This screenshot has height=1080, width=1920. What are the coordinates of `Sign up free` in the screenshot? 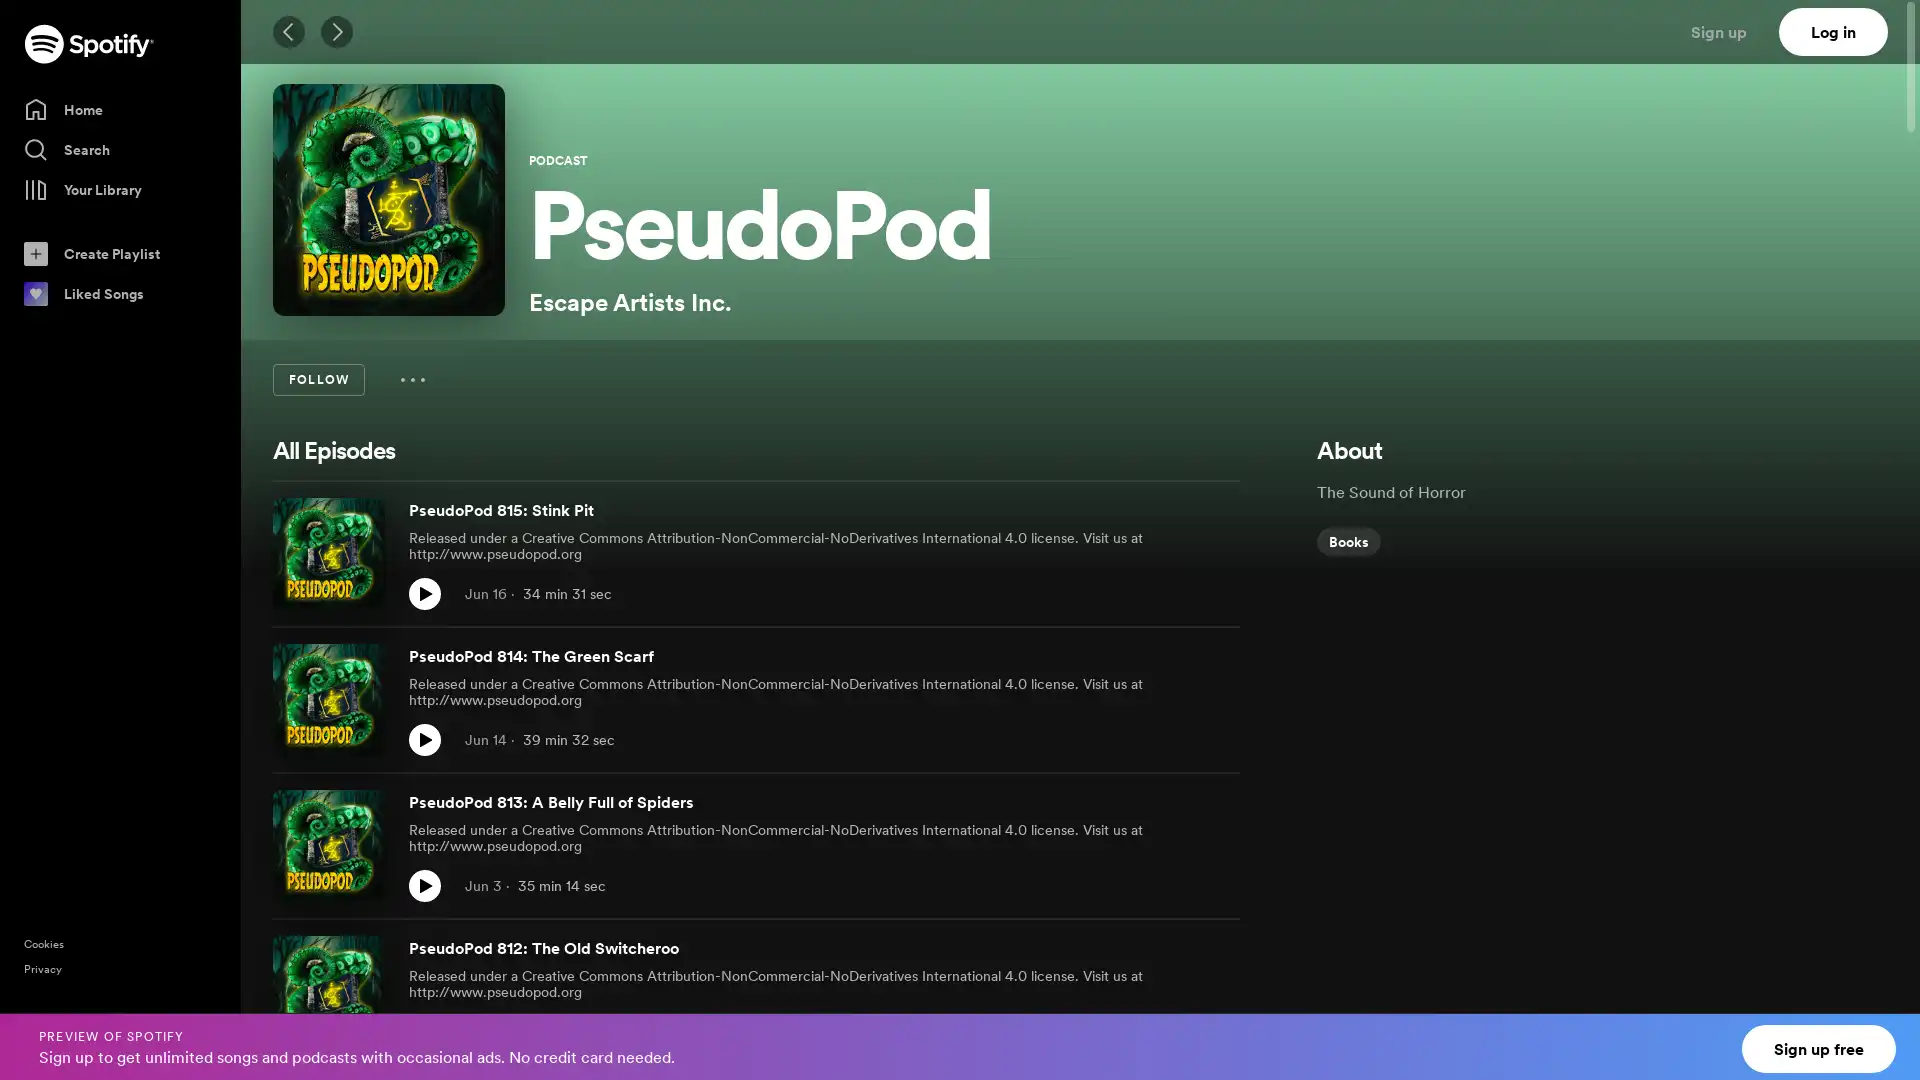 It's located at (1819, 1048).